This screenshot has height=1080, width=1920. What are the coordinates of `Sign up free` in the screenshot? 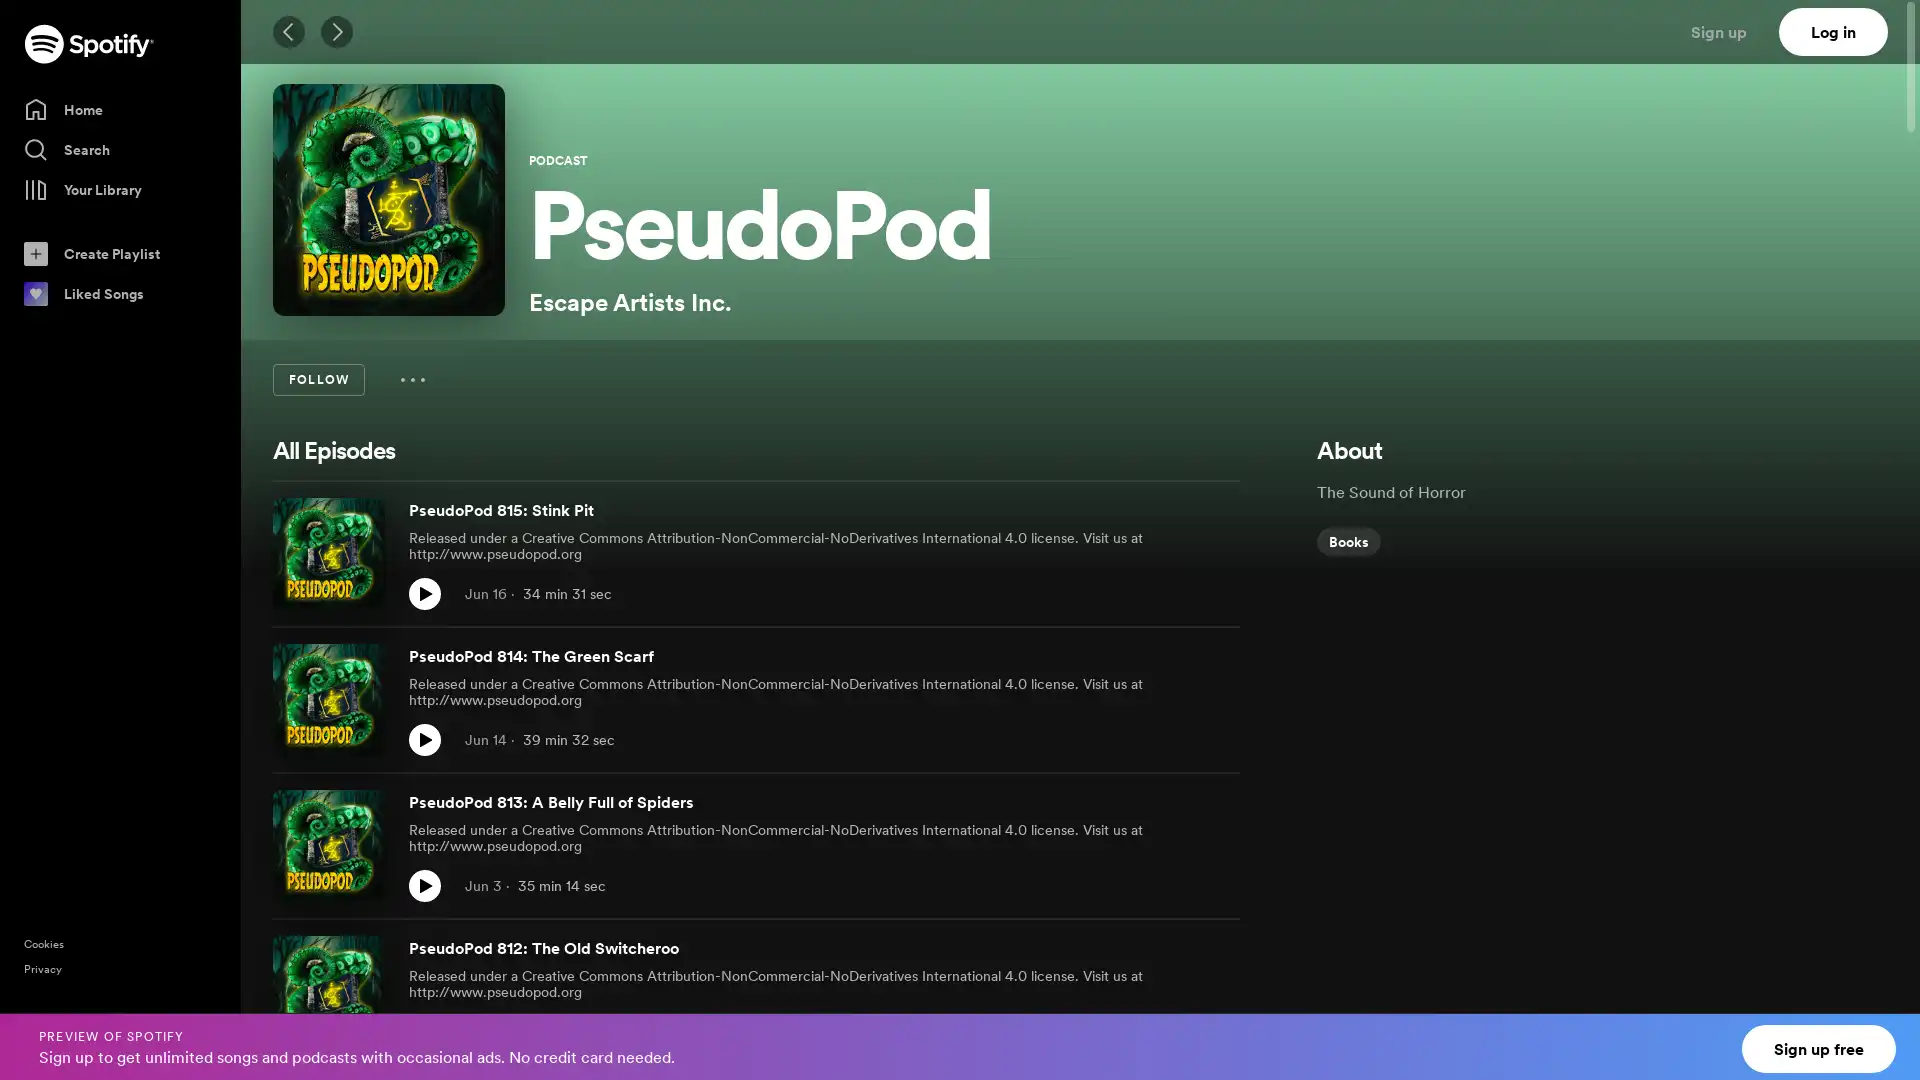 It's located at (1819, 1048).